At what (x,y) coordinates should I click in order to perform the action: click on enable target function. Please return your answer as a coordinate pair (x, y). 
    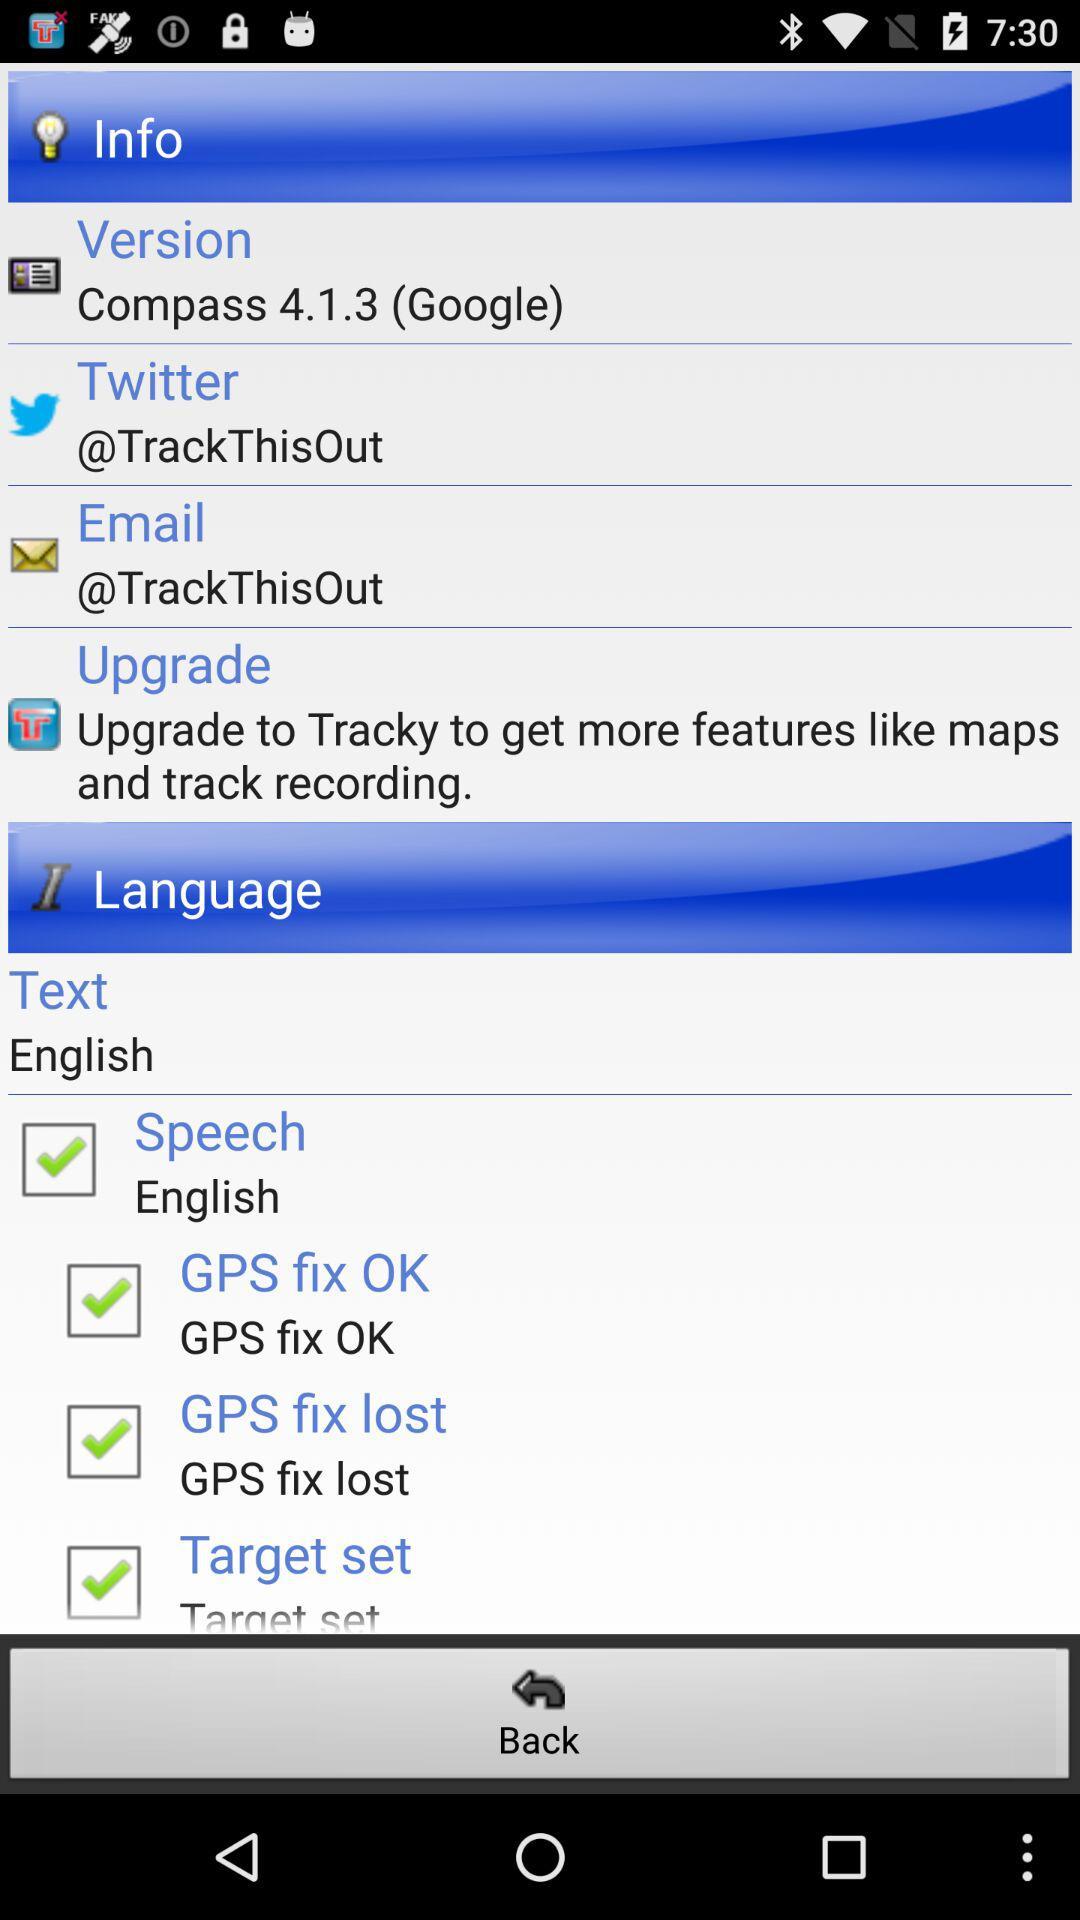
    Looking at the image, I should click on (103, 1575).